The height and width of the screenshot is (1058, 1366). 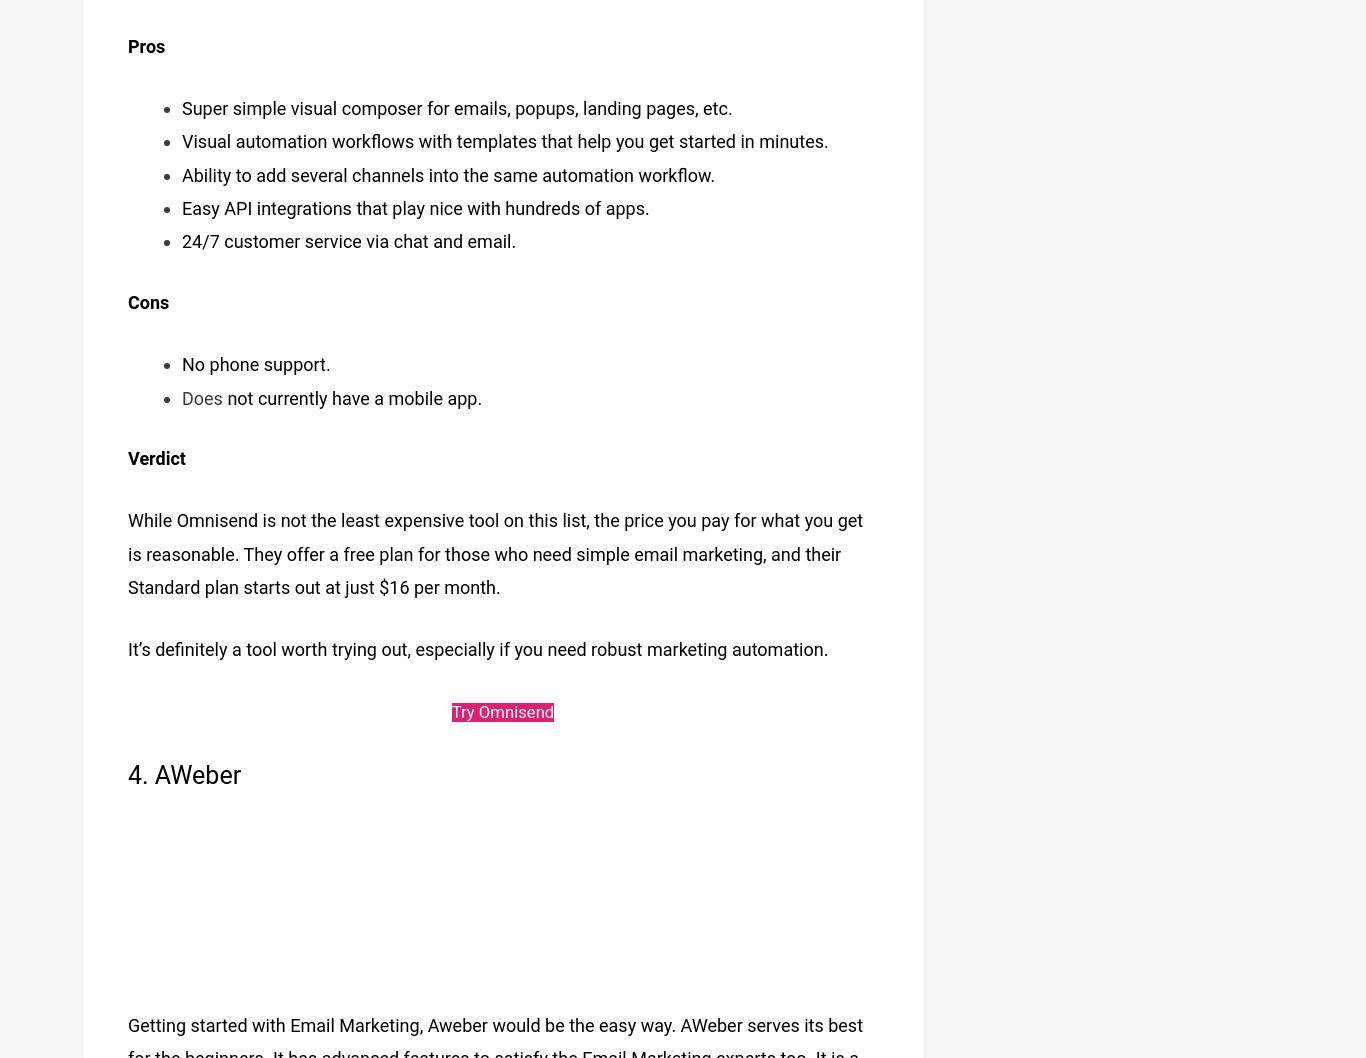 I want to click on 'not currently have a mobile app.', so click(x=351, y=390).